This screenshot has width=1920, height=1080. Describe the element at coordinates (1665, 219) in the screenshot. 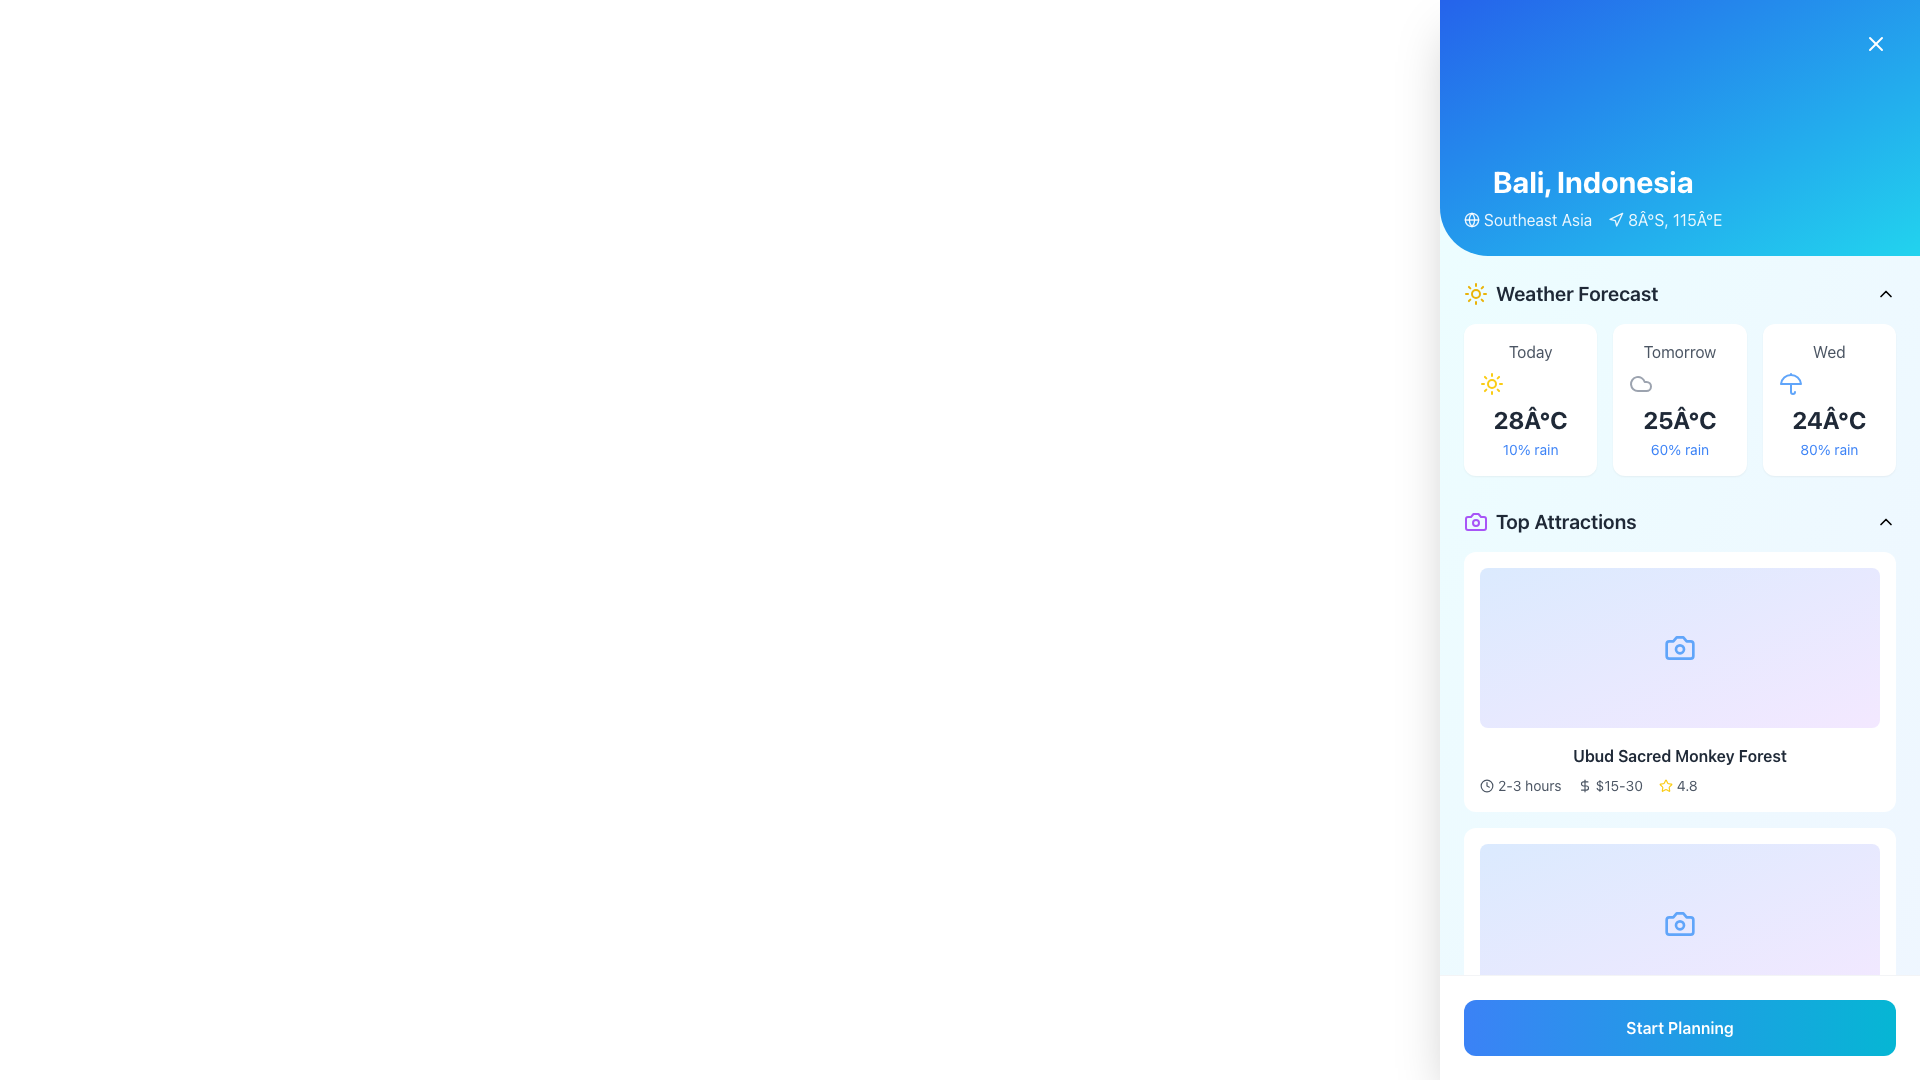

I see `the navigation arrow icon adjacent to the text label displaying '8°S, 115°E' for more information` at that location.